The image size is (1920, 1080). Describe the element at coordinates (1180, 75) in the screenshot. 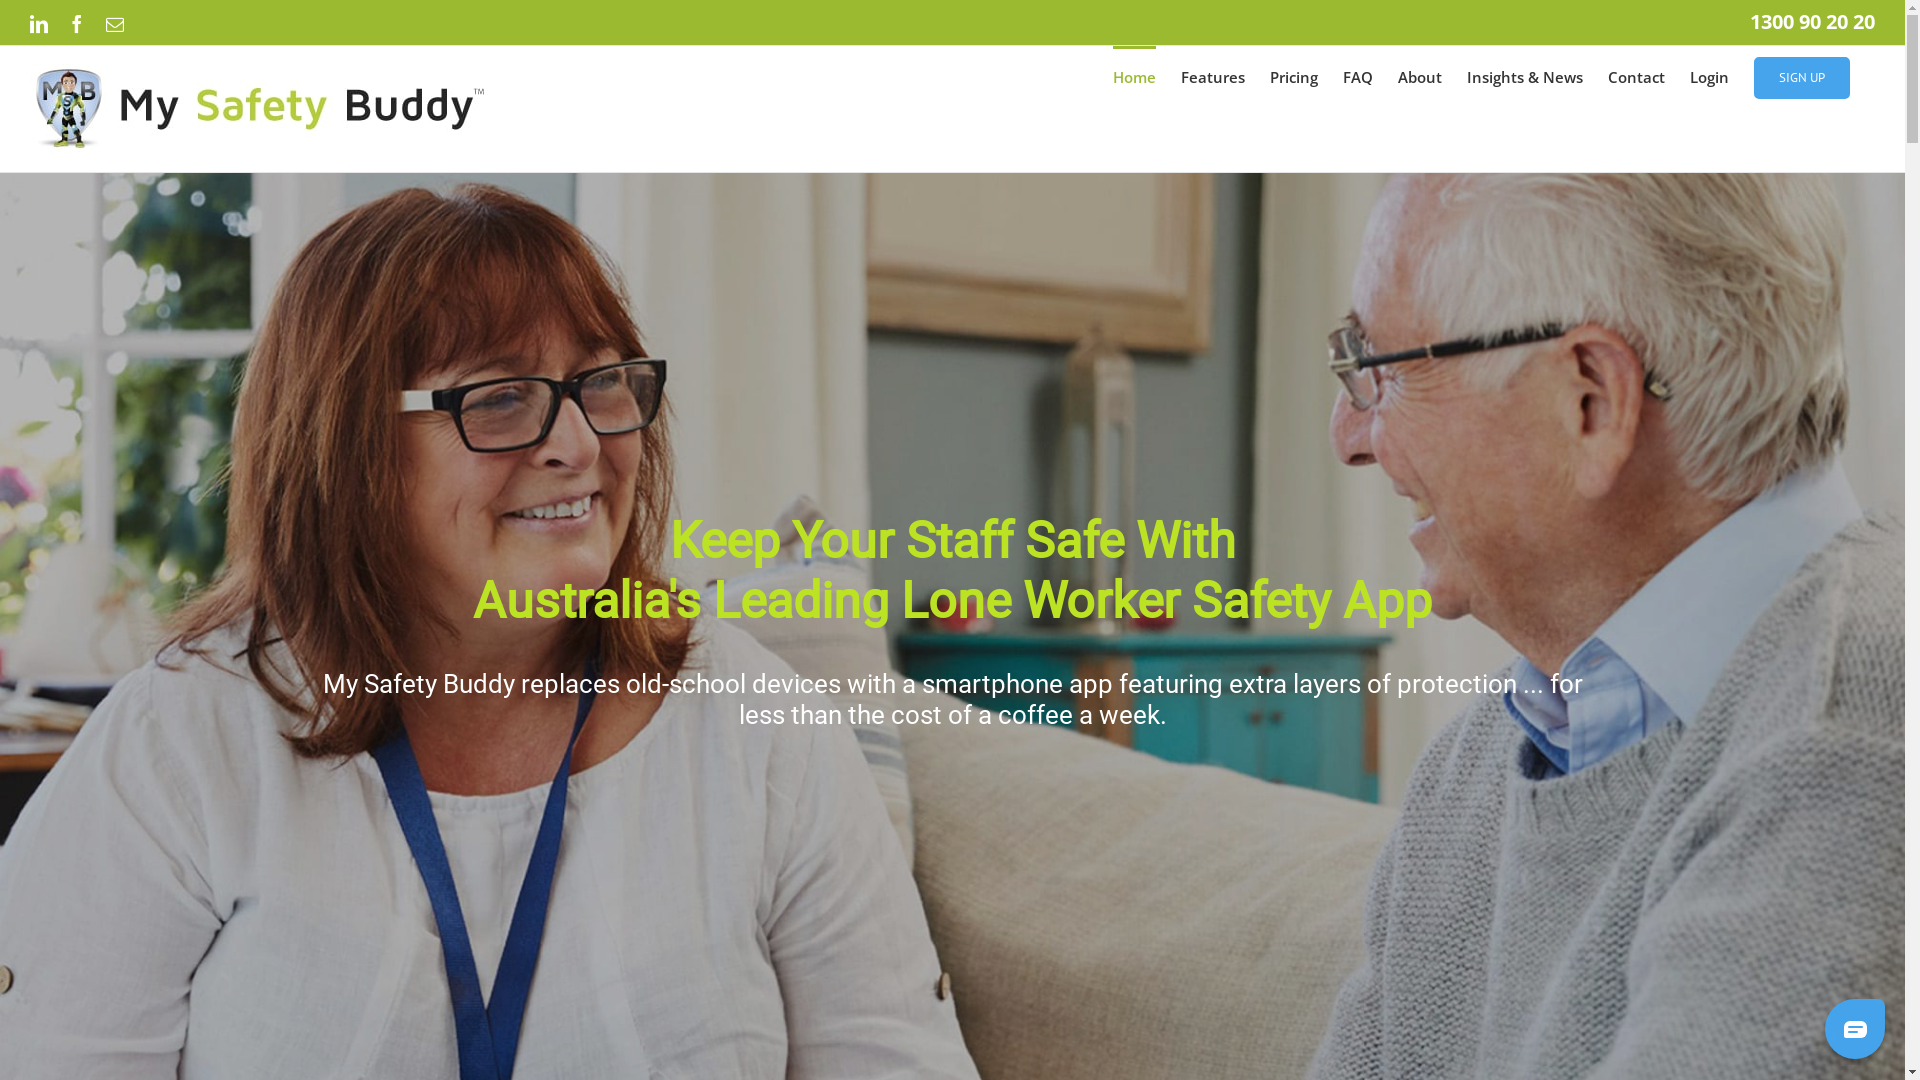

I see `'Features'` at that location.